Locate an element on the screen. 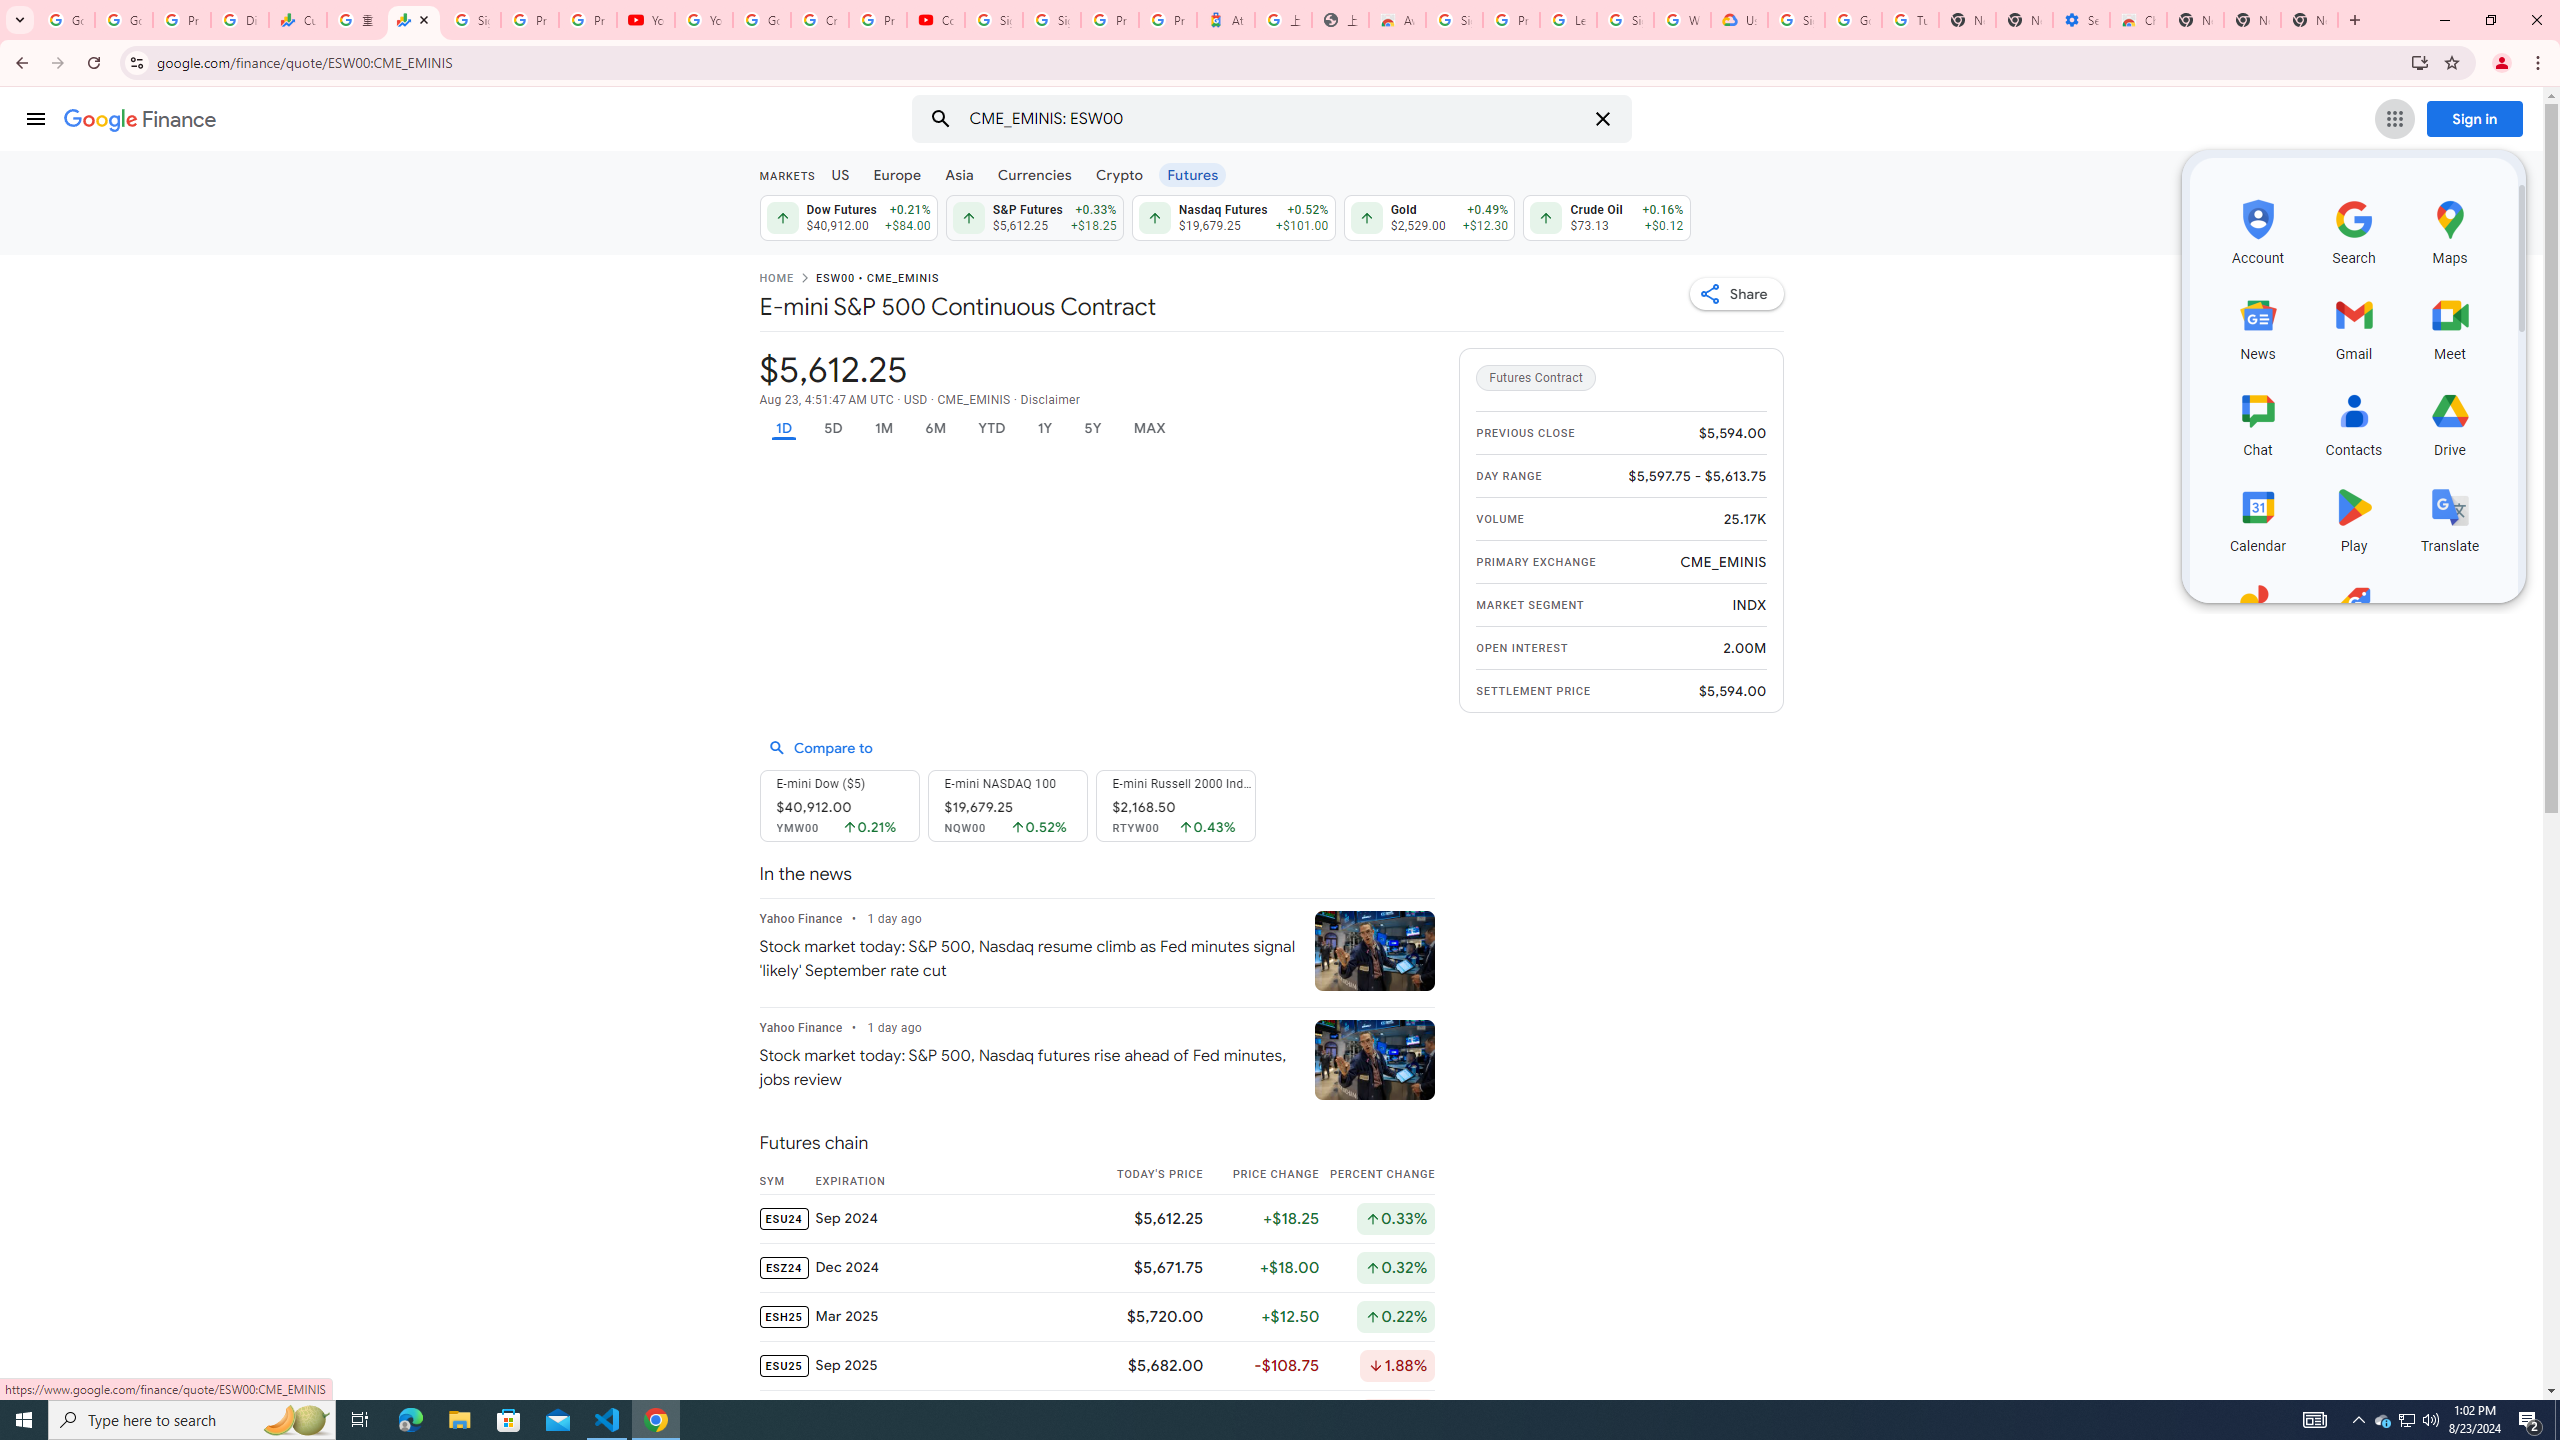 This screenshot has height=1440, width=2560. '6M' is located at coordinates (934, 428).